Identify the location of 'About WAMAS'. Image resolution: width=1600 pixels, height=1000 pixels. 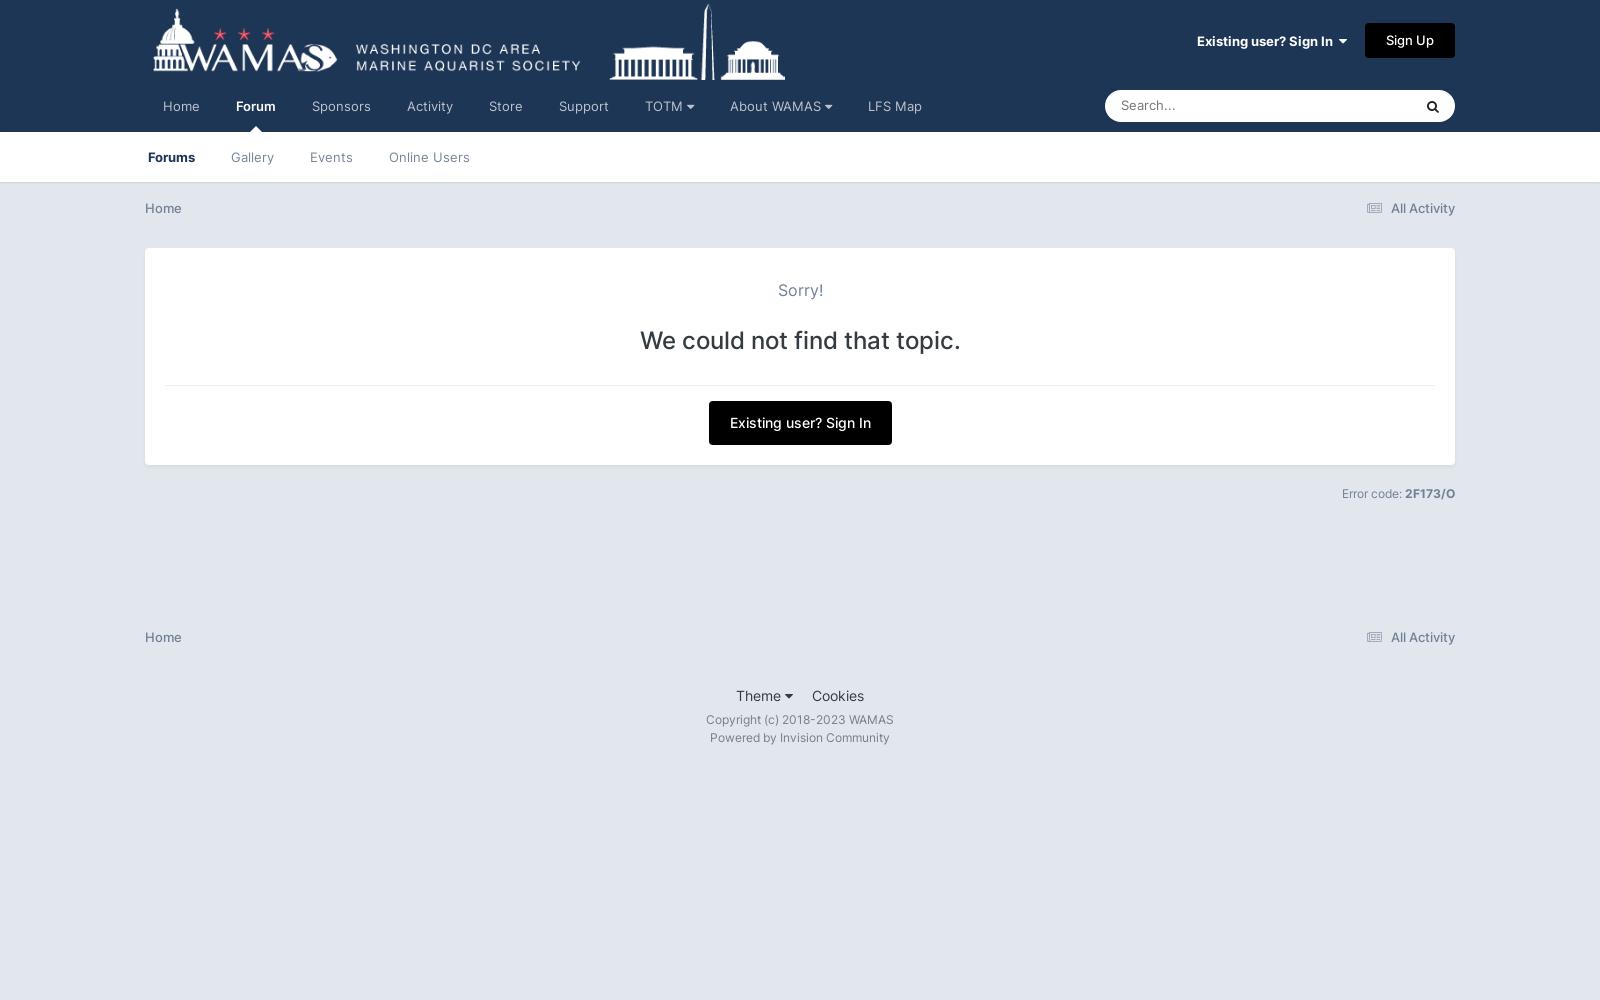
(729, 105).